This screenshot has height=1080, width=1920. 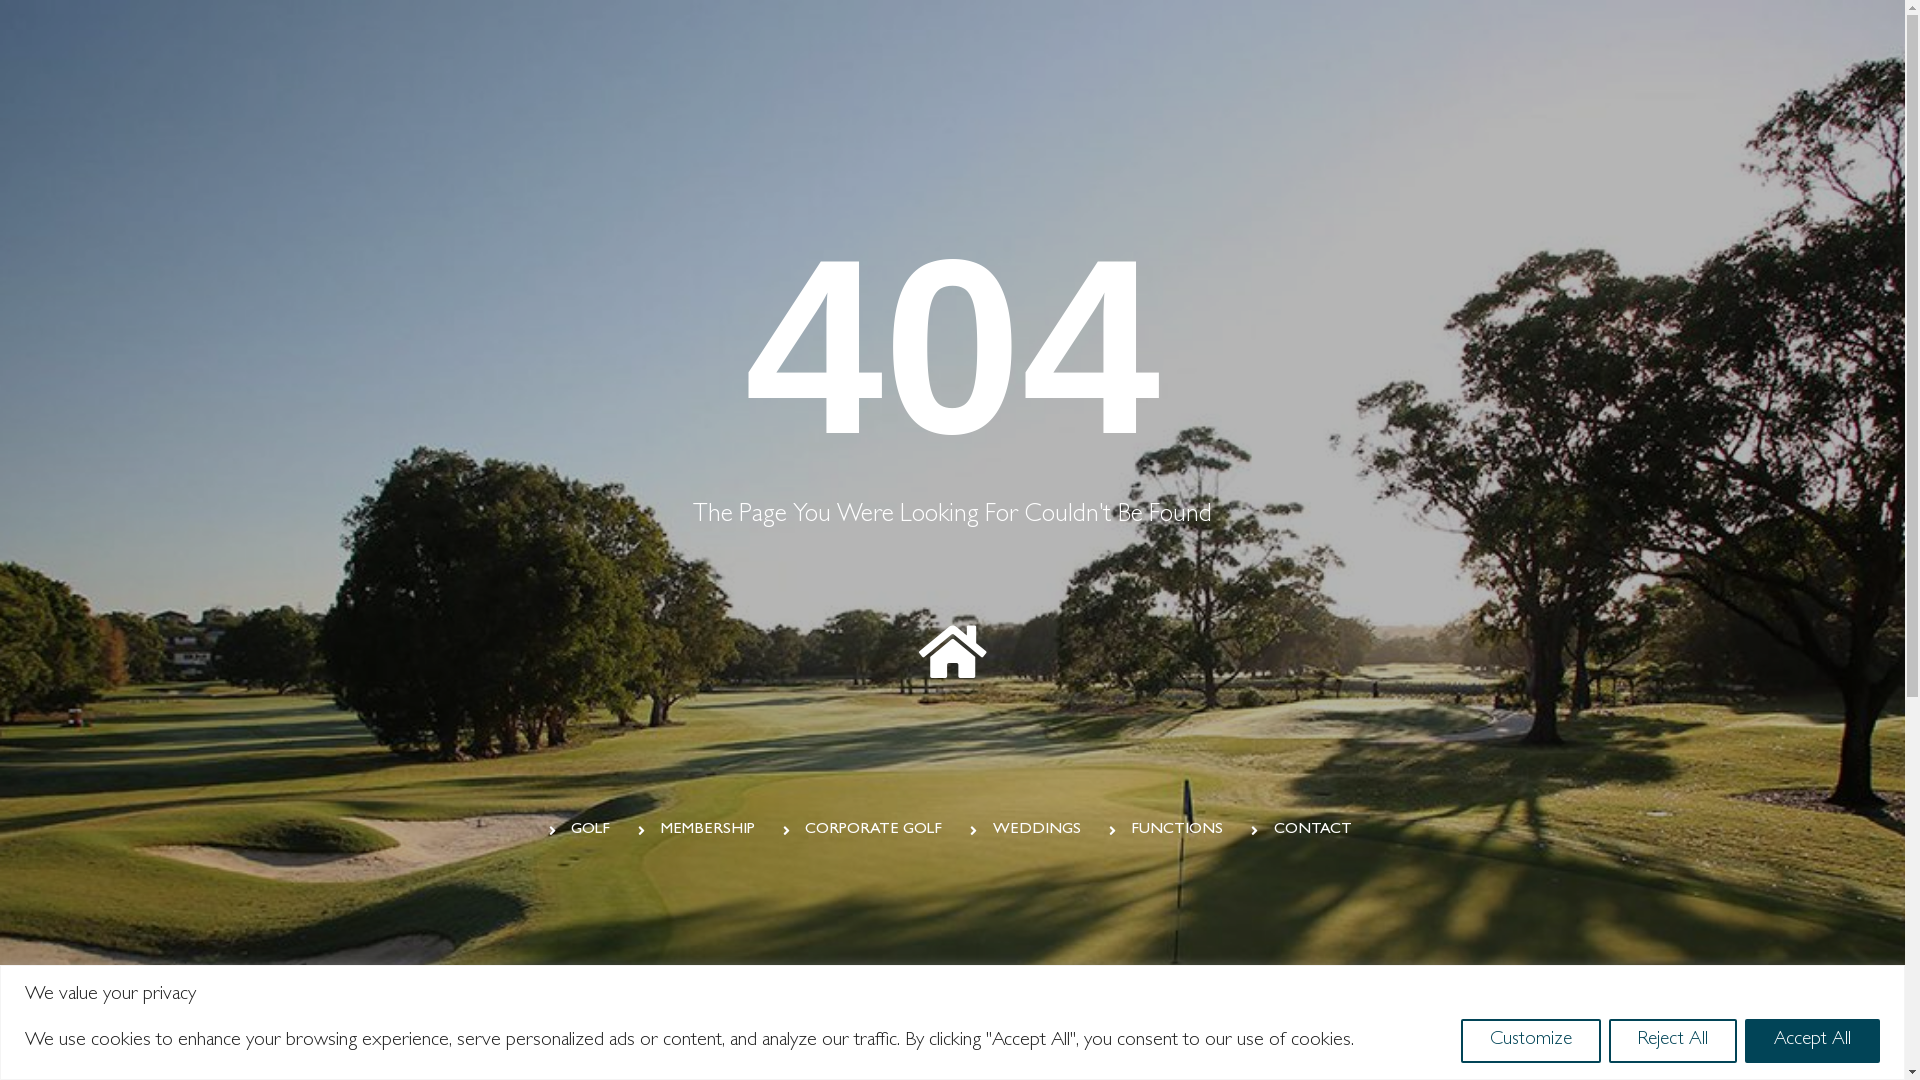 What do you see at coordinates (699, 830) in the screenshot?
I see `'MEMBERSHIP'` at bounding box center [699, 830].